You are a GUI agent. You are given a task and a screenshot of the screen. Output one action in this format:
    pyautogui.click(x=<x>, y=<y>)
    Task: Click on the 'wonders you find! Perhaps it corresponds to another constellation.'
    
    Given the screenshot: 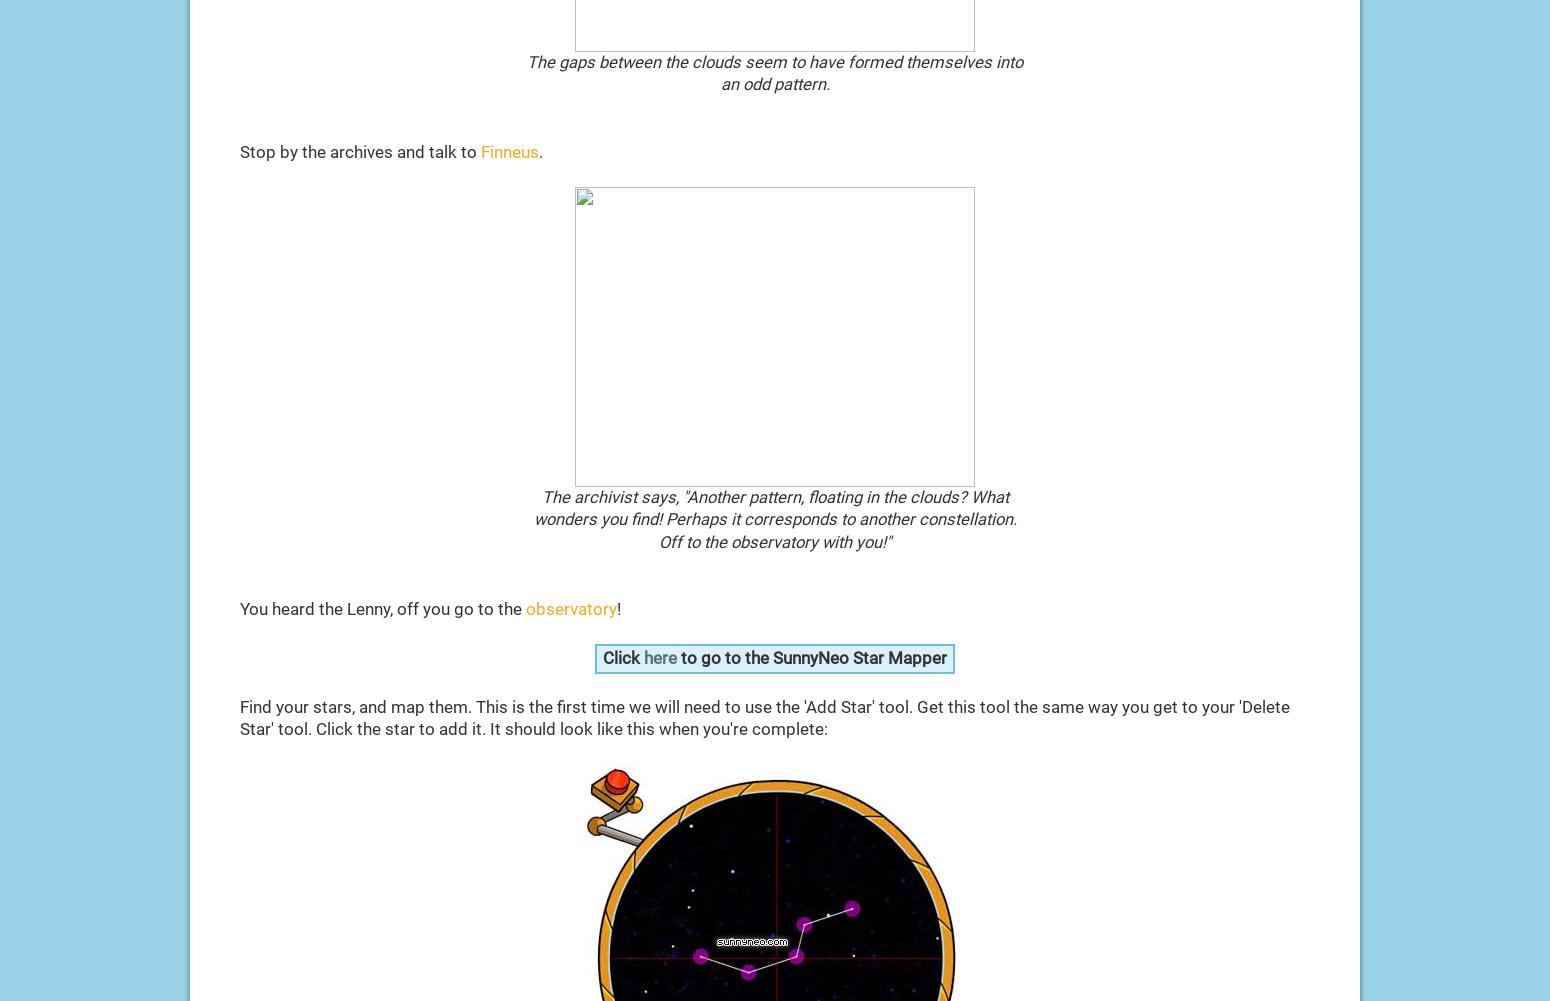 What is the action you would take?
    pyautogui.click(x=532, y=518)
    